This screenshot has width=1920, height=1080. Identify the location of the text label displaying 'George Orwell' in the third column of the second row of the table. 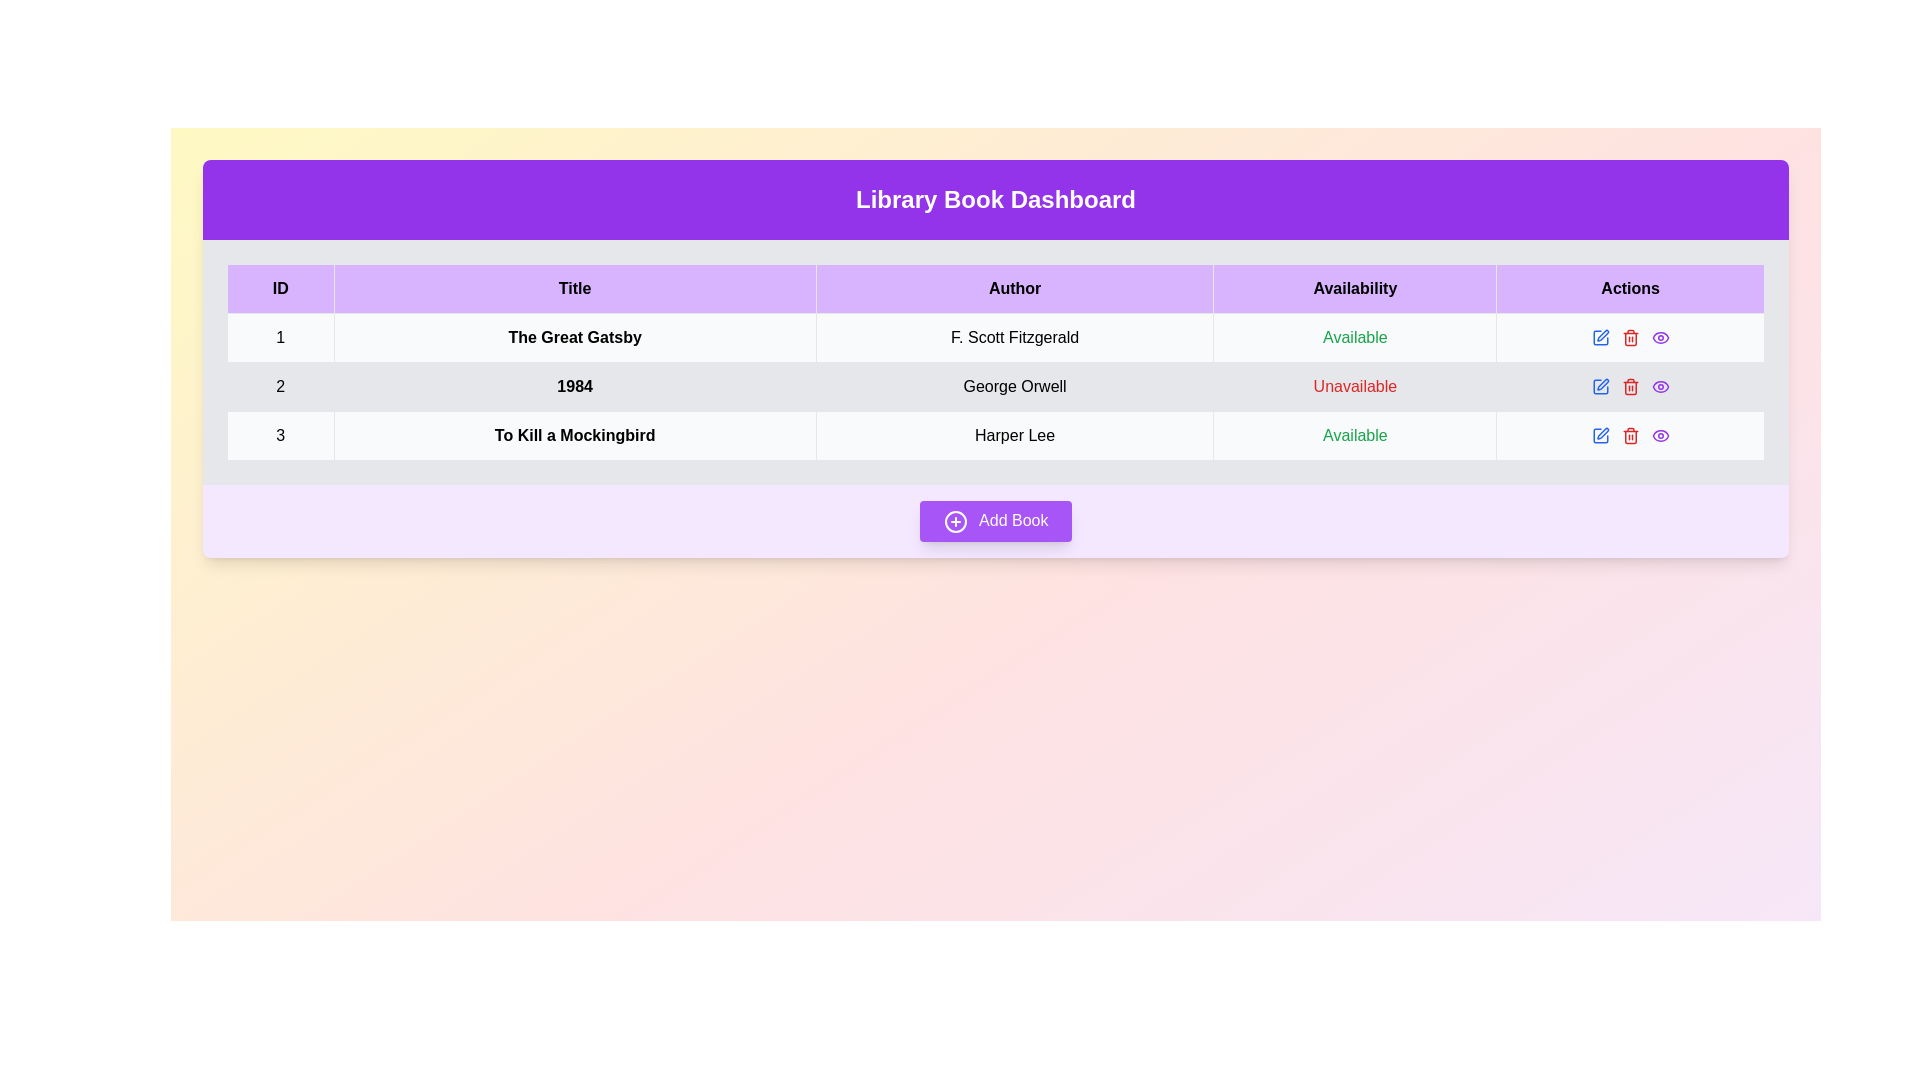
(1015, 386).